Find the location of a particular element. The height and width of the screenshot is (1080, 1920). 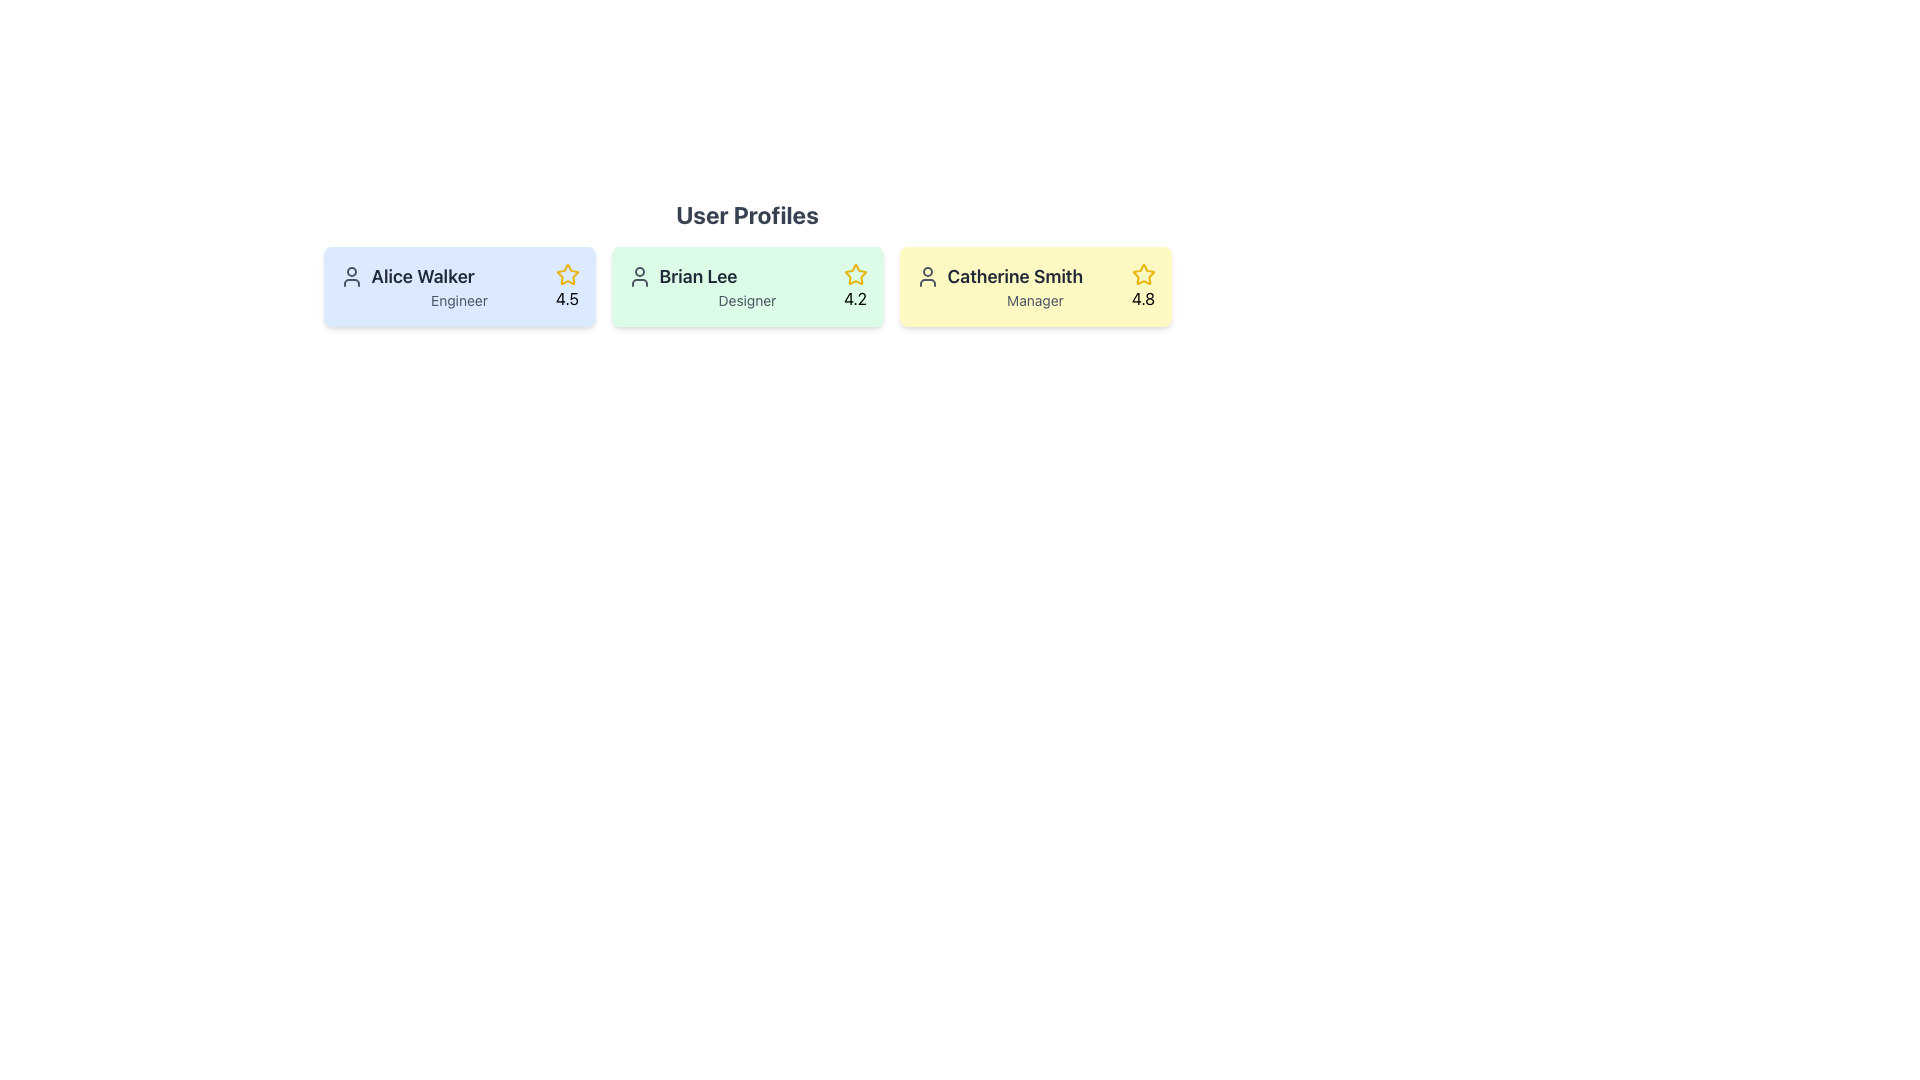

the yellow star-shaped icon with a hollow center located at the top-right corner of Brian Lee's user card, adjacent to the rating score of 4.2 is located at coordinates (855, 274).